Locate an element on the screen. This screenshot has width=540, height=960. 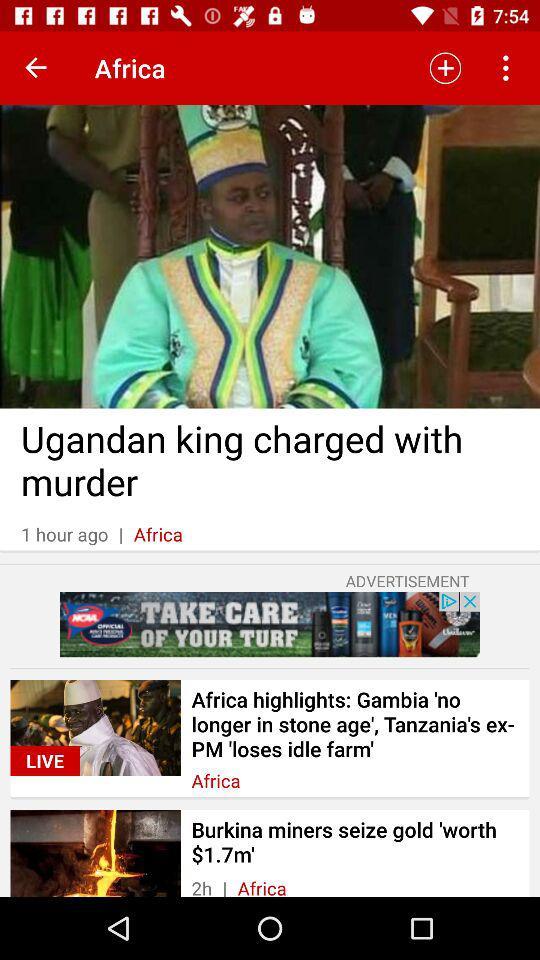
the more options button which is on the right hand side is located at coordinates (508, 68).